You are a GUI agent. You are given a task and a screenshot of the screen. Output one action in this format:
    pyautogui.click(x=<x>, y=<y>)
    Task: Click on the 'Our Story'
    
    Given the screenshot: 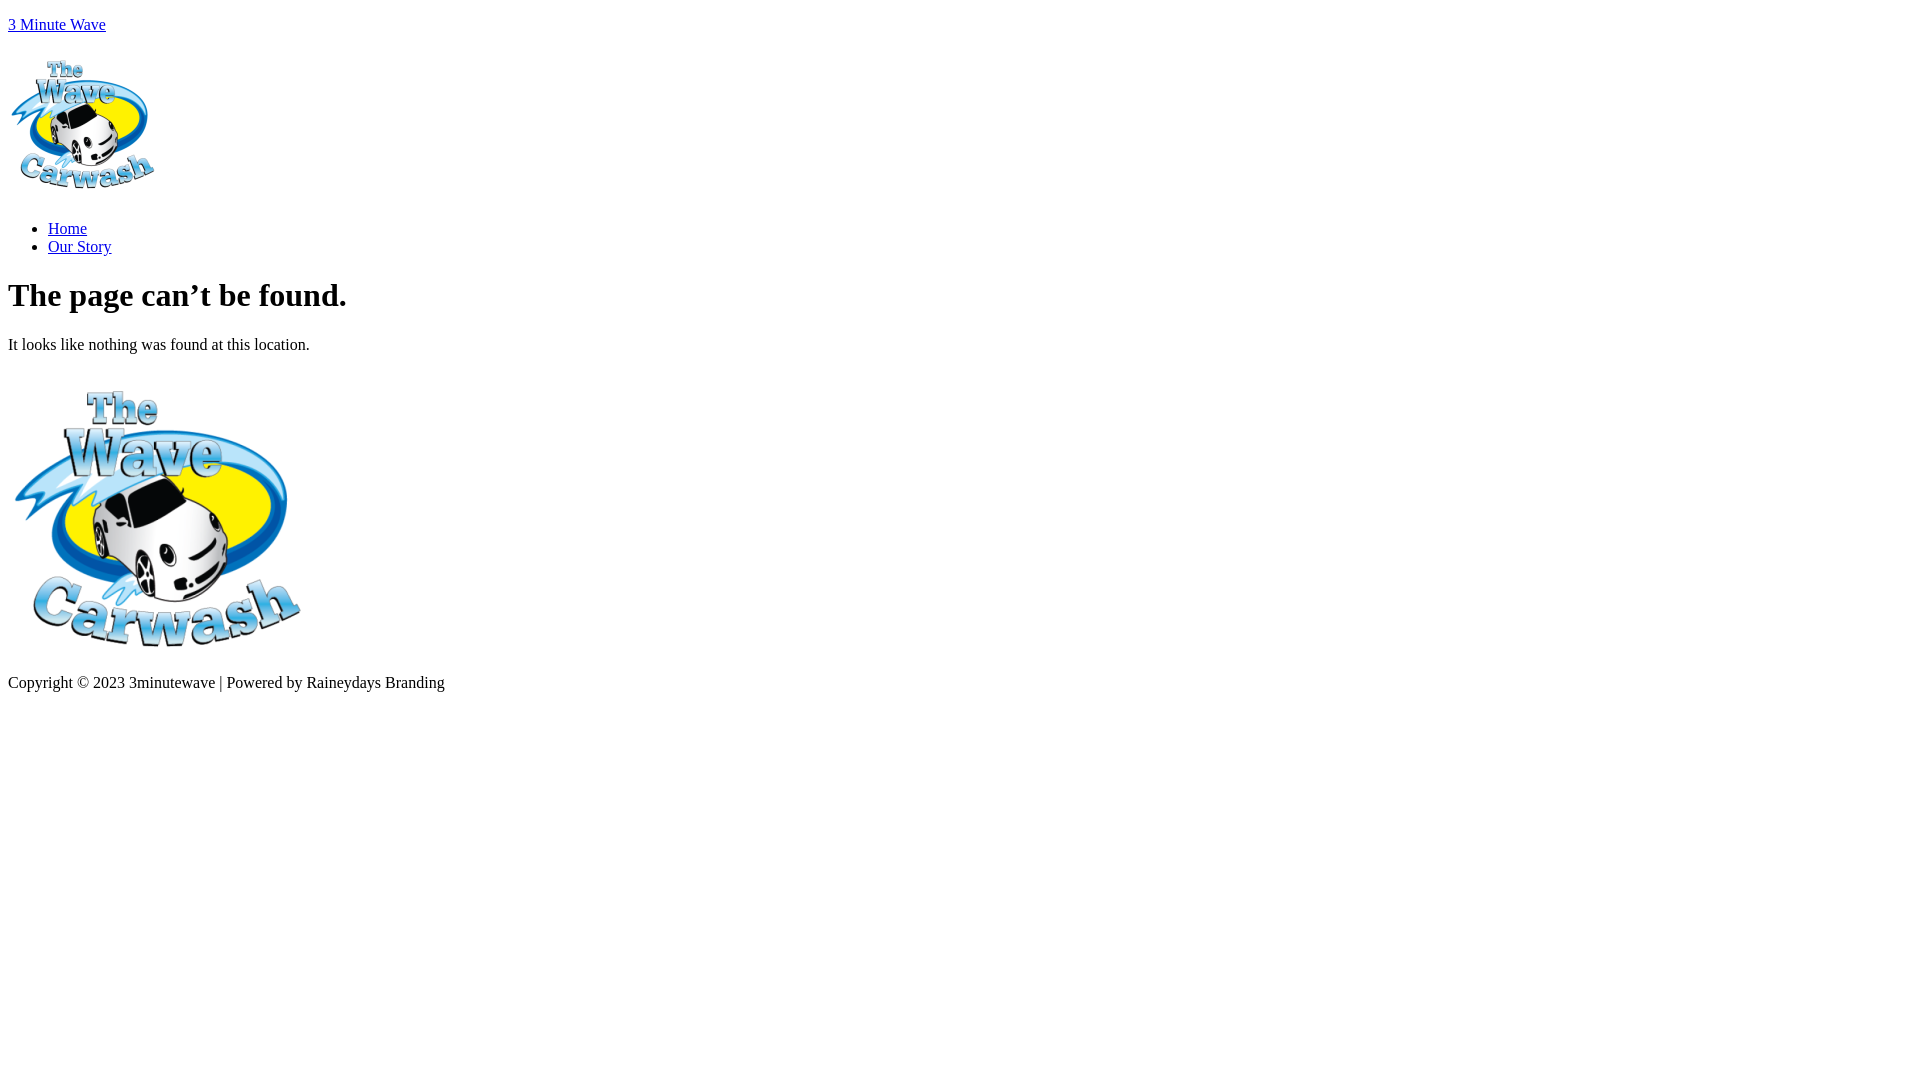 What is the action you would take?
    pyautogui.click(x=48, y=245)
    